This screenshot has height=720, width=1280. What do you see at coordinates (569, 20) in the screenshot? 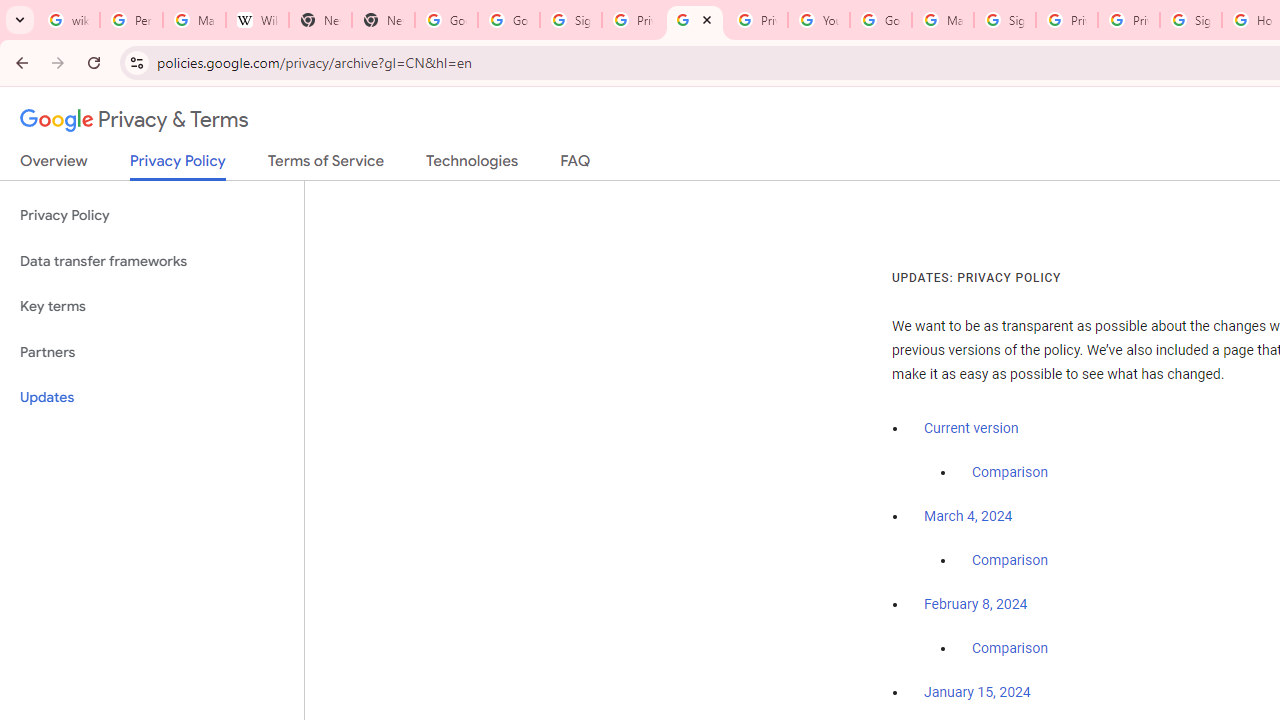
I see `'Sign in - Google Accounts'` at bounding box center [569, 20].